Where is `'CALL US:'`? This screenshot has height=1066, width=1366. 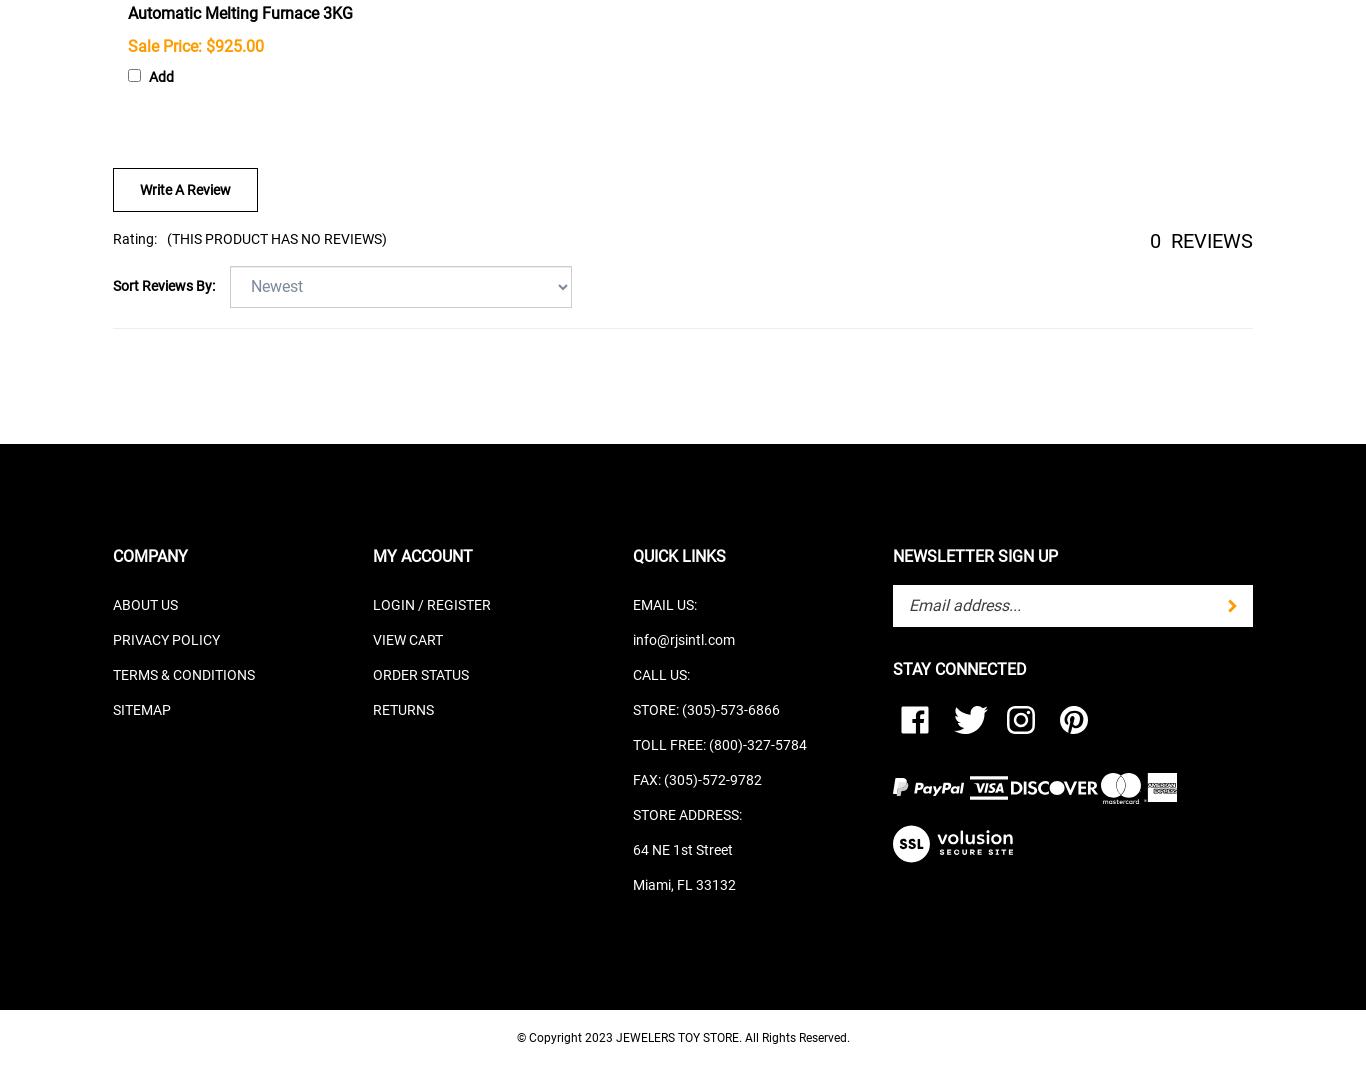
'CALL US:' is located at coordinates (659, 673).